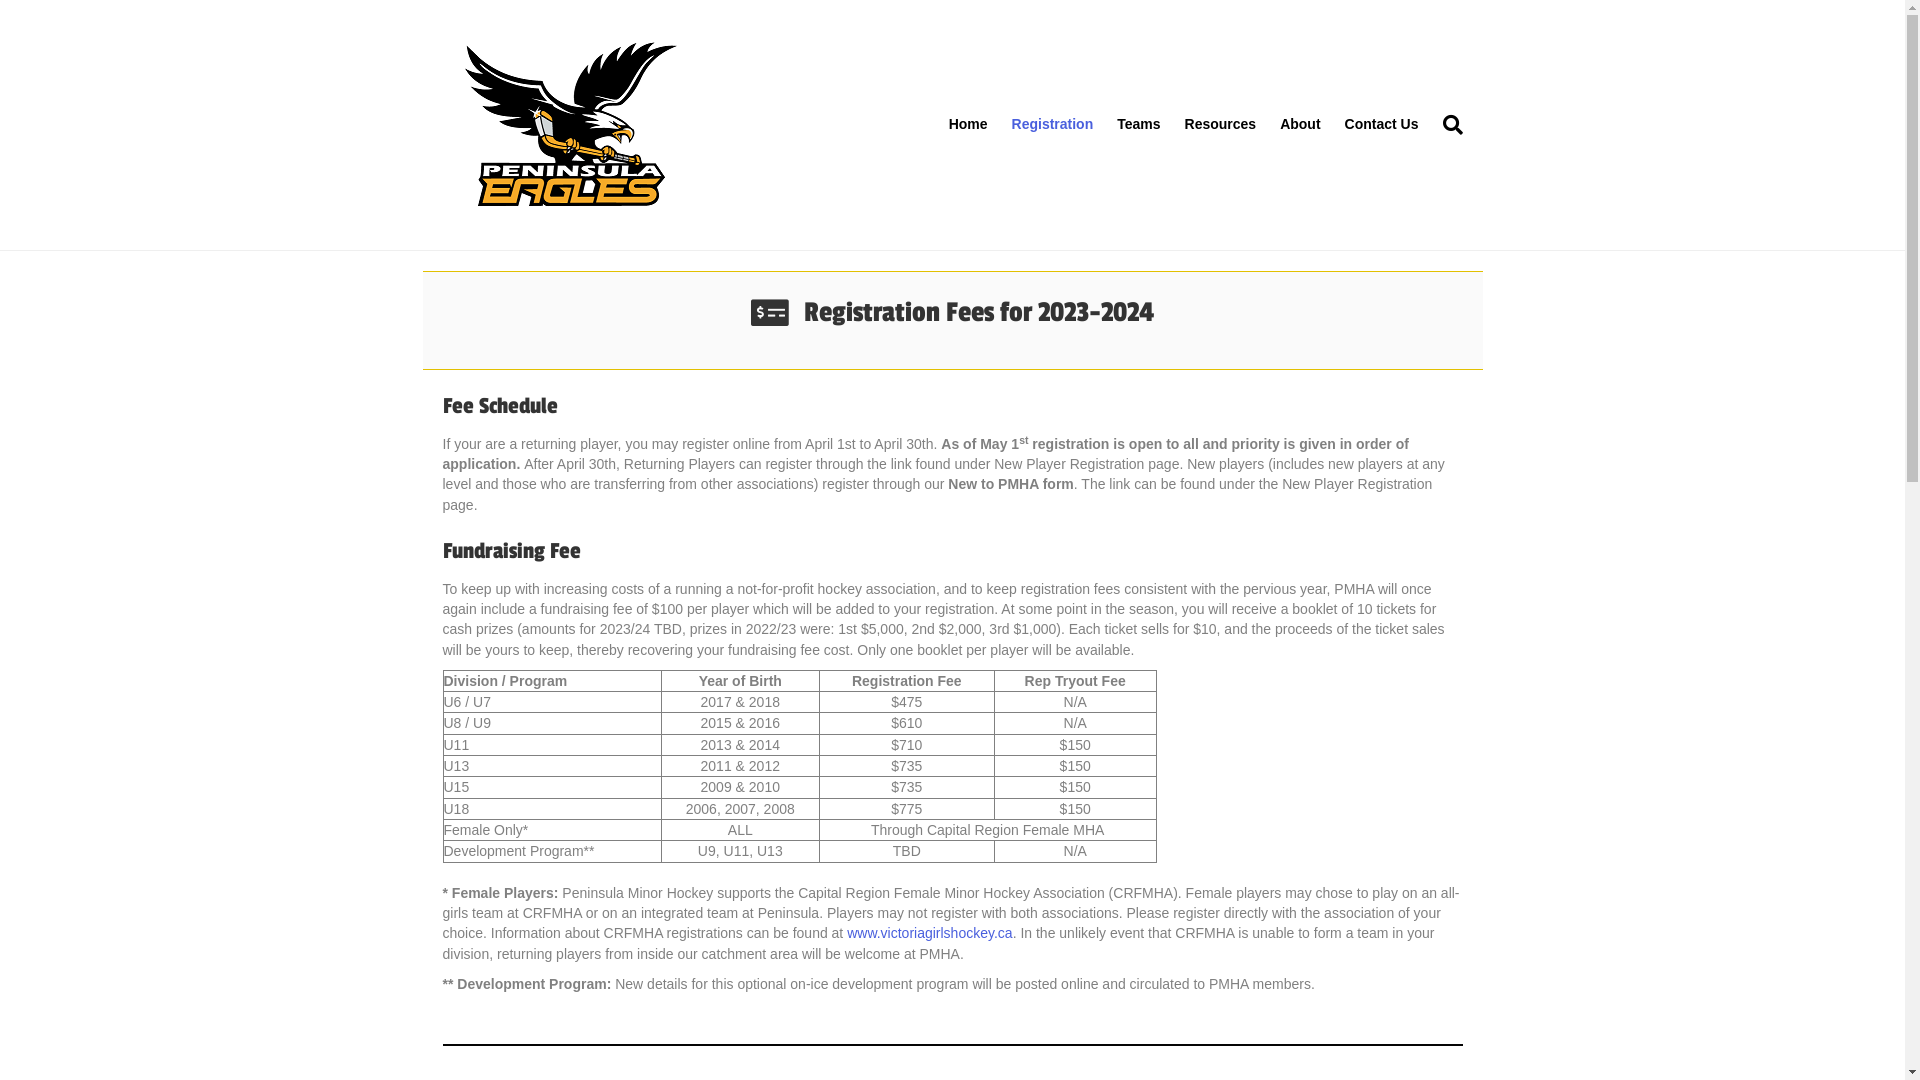 This screenshot has width=1920, height=1080. I want to click on 'Teams', so click(1138, 124).